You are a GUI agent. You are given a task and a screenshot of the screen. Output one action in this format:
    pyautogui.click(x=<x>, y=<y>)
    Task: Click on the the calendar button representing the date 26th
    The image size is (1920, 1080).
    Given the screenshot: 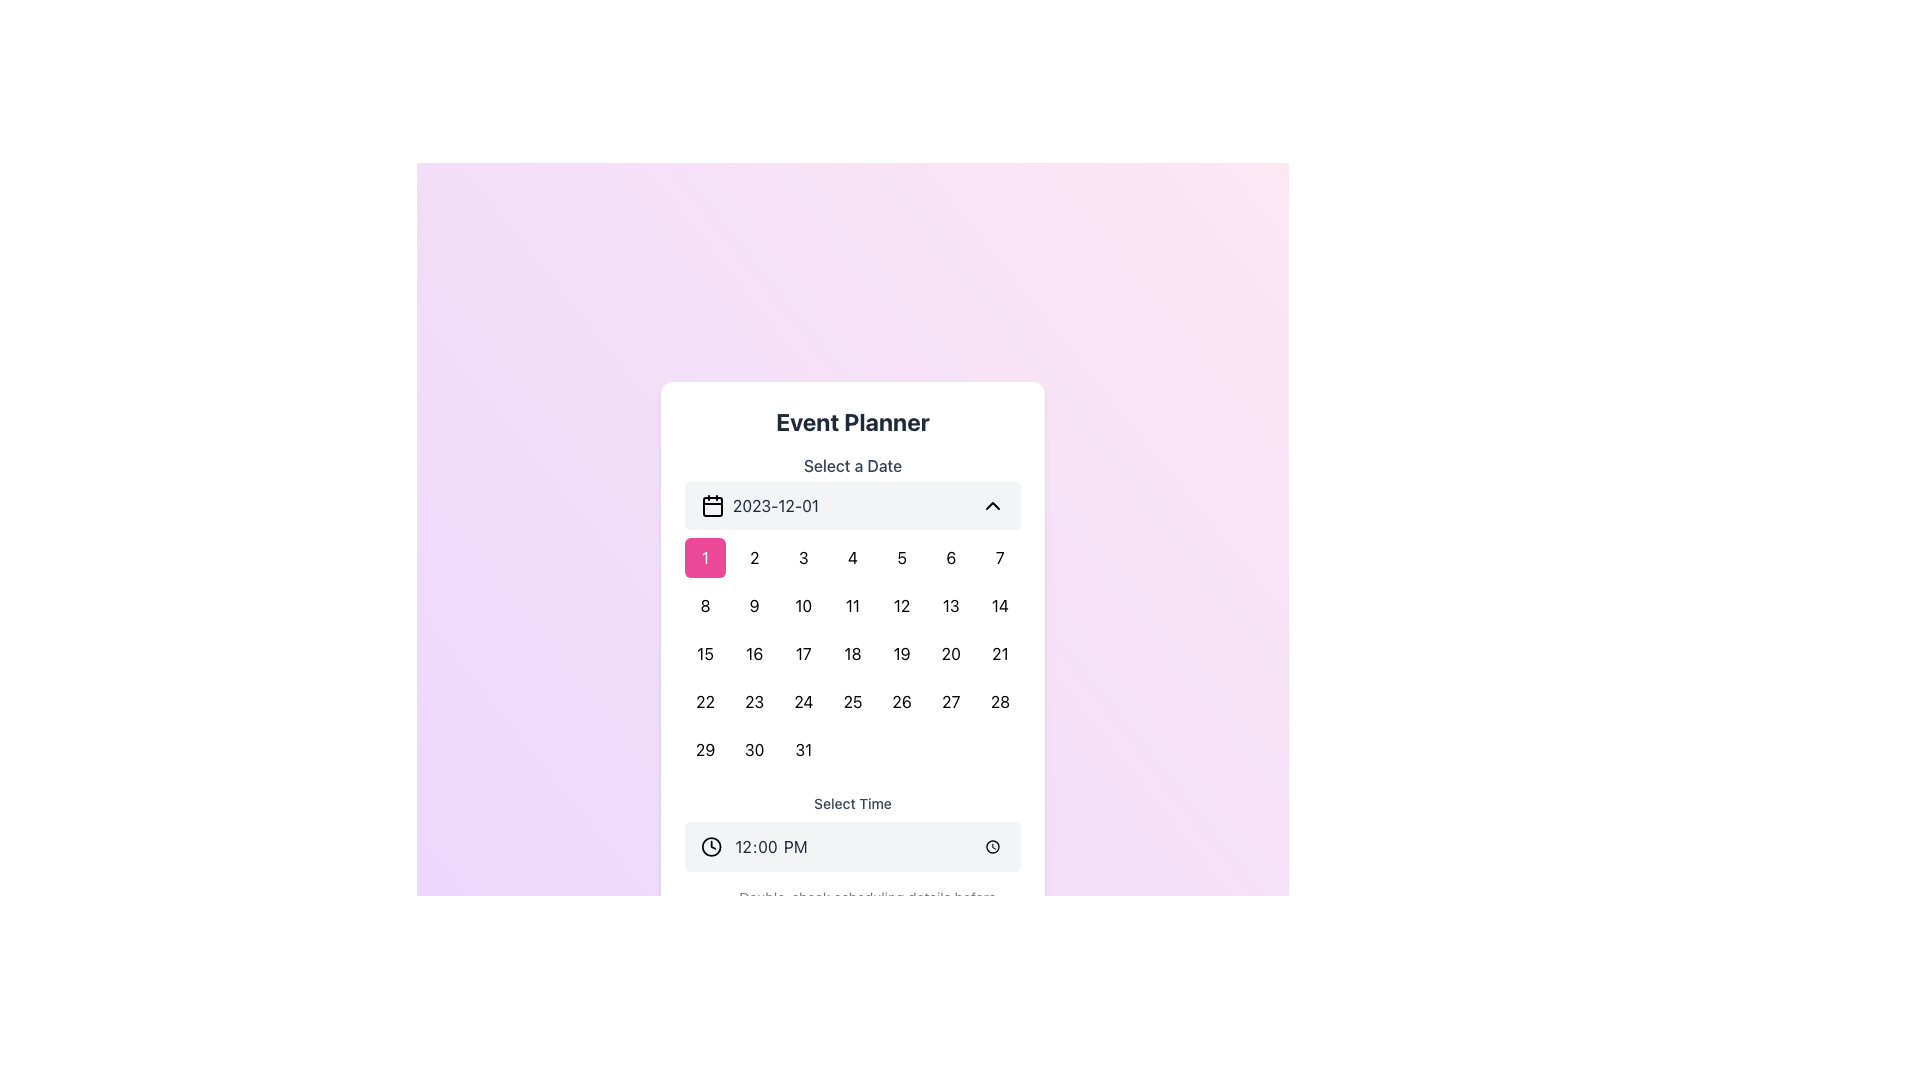 What is the action you would take?
    pyautogui.click(x=901, y=701)
    